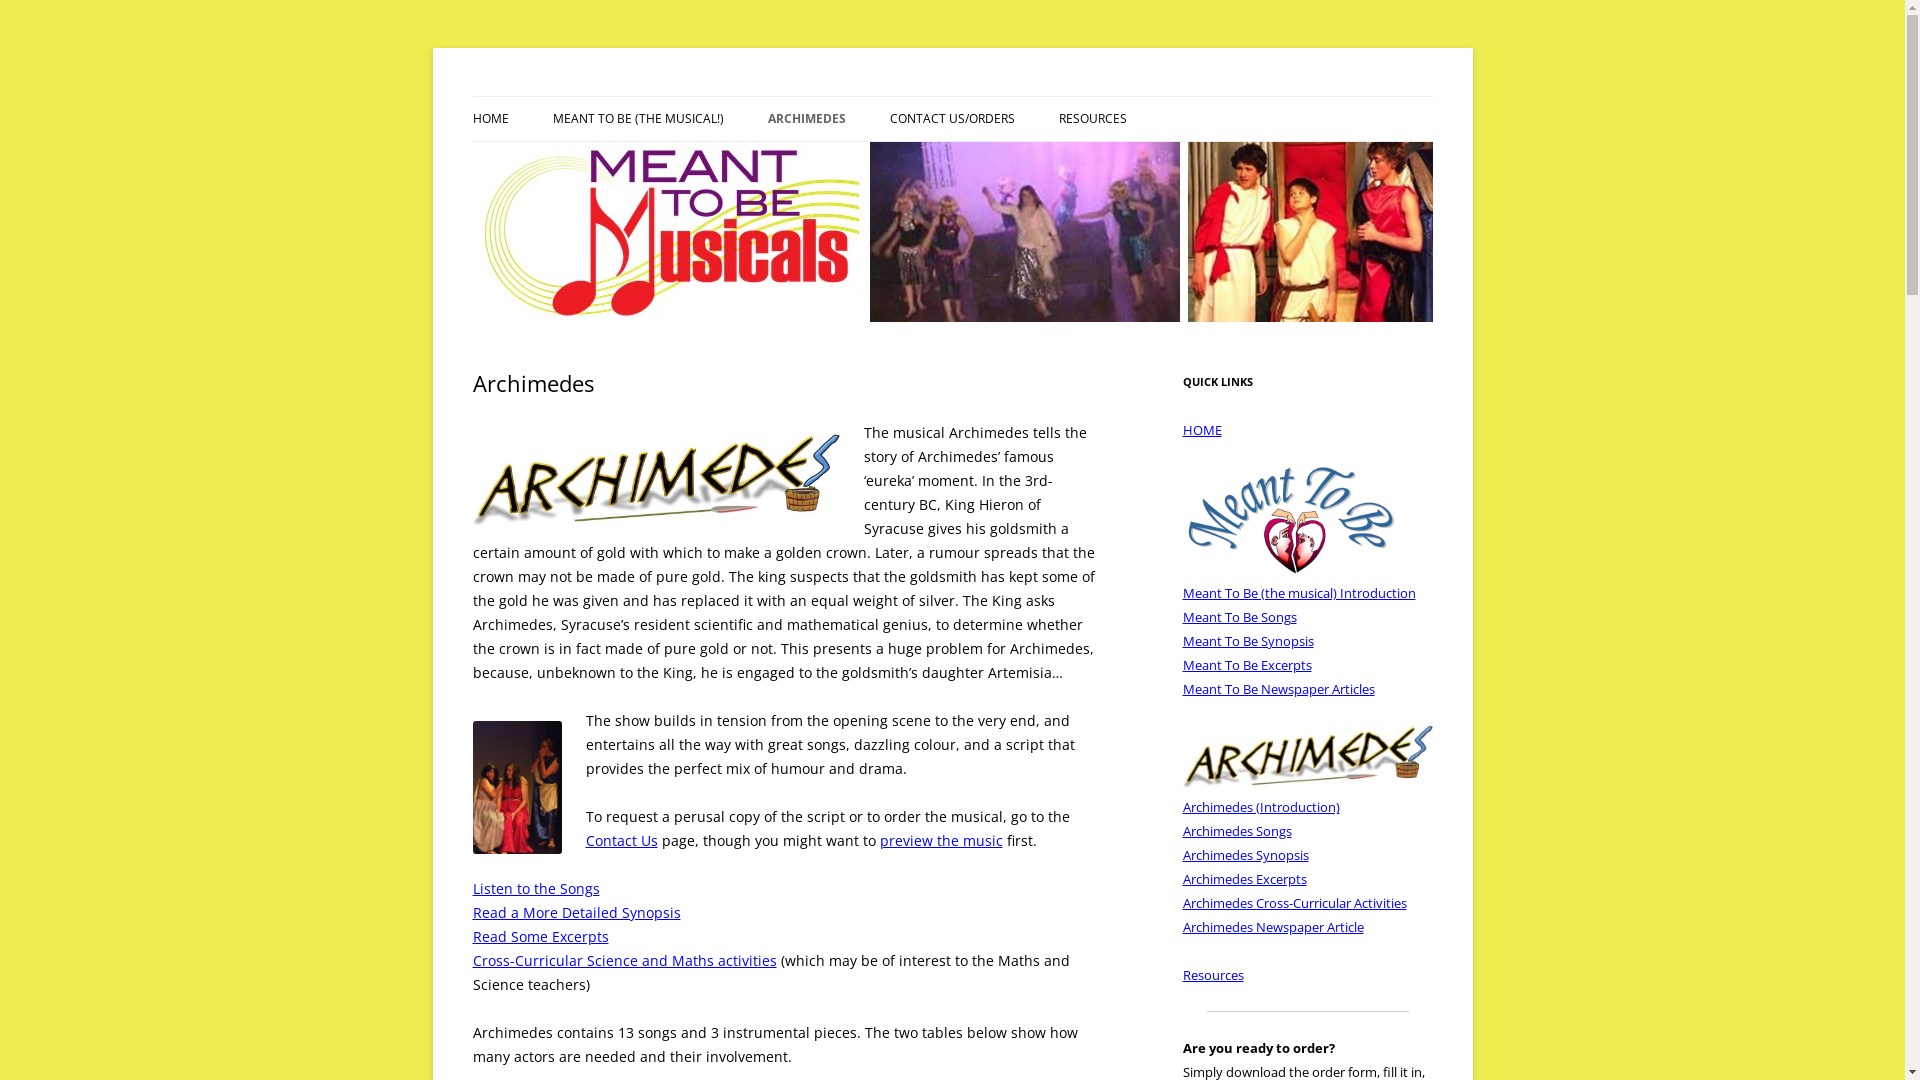 The height and width of the screenshot is (1080, 1920). What do you see at coordinates (940, 840) in the screenshot?
I see `'preview the music'` at bounding box center [940, 840].